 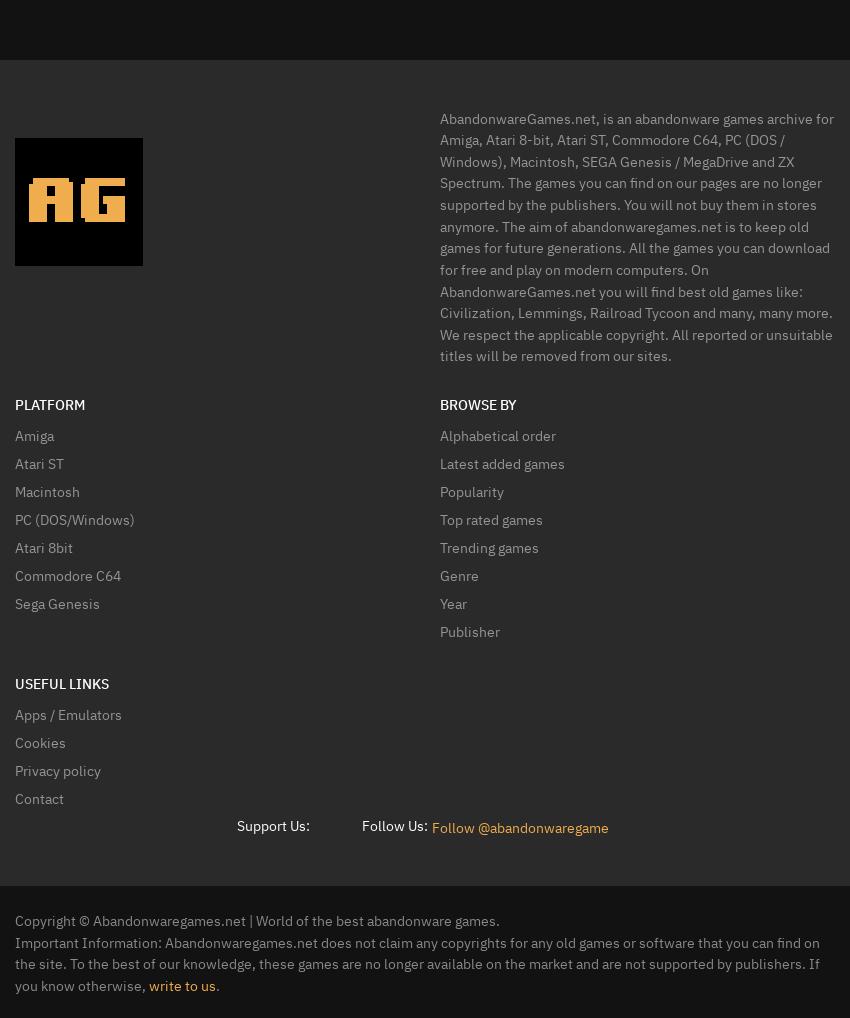 What do you see at coordinates (438, 629) in the screenshot?
I see `'Publisher'` at bounding box center [438, 629].